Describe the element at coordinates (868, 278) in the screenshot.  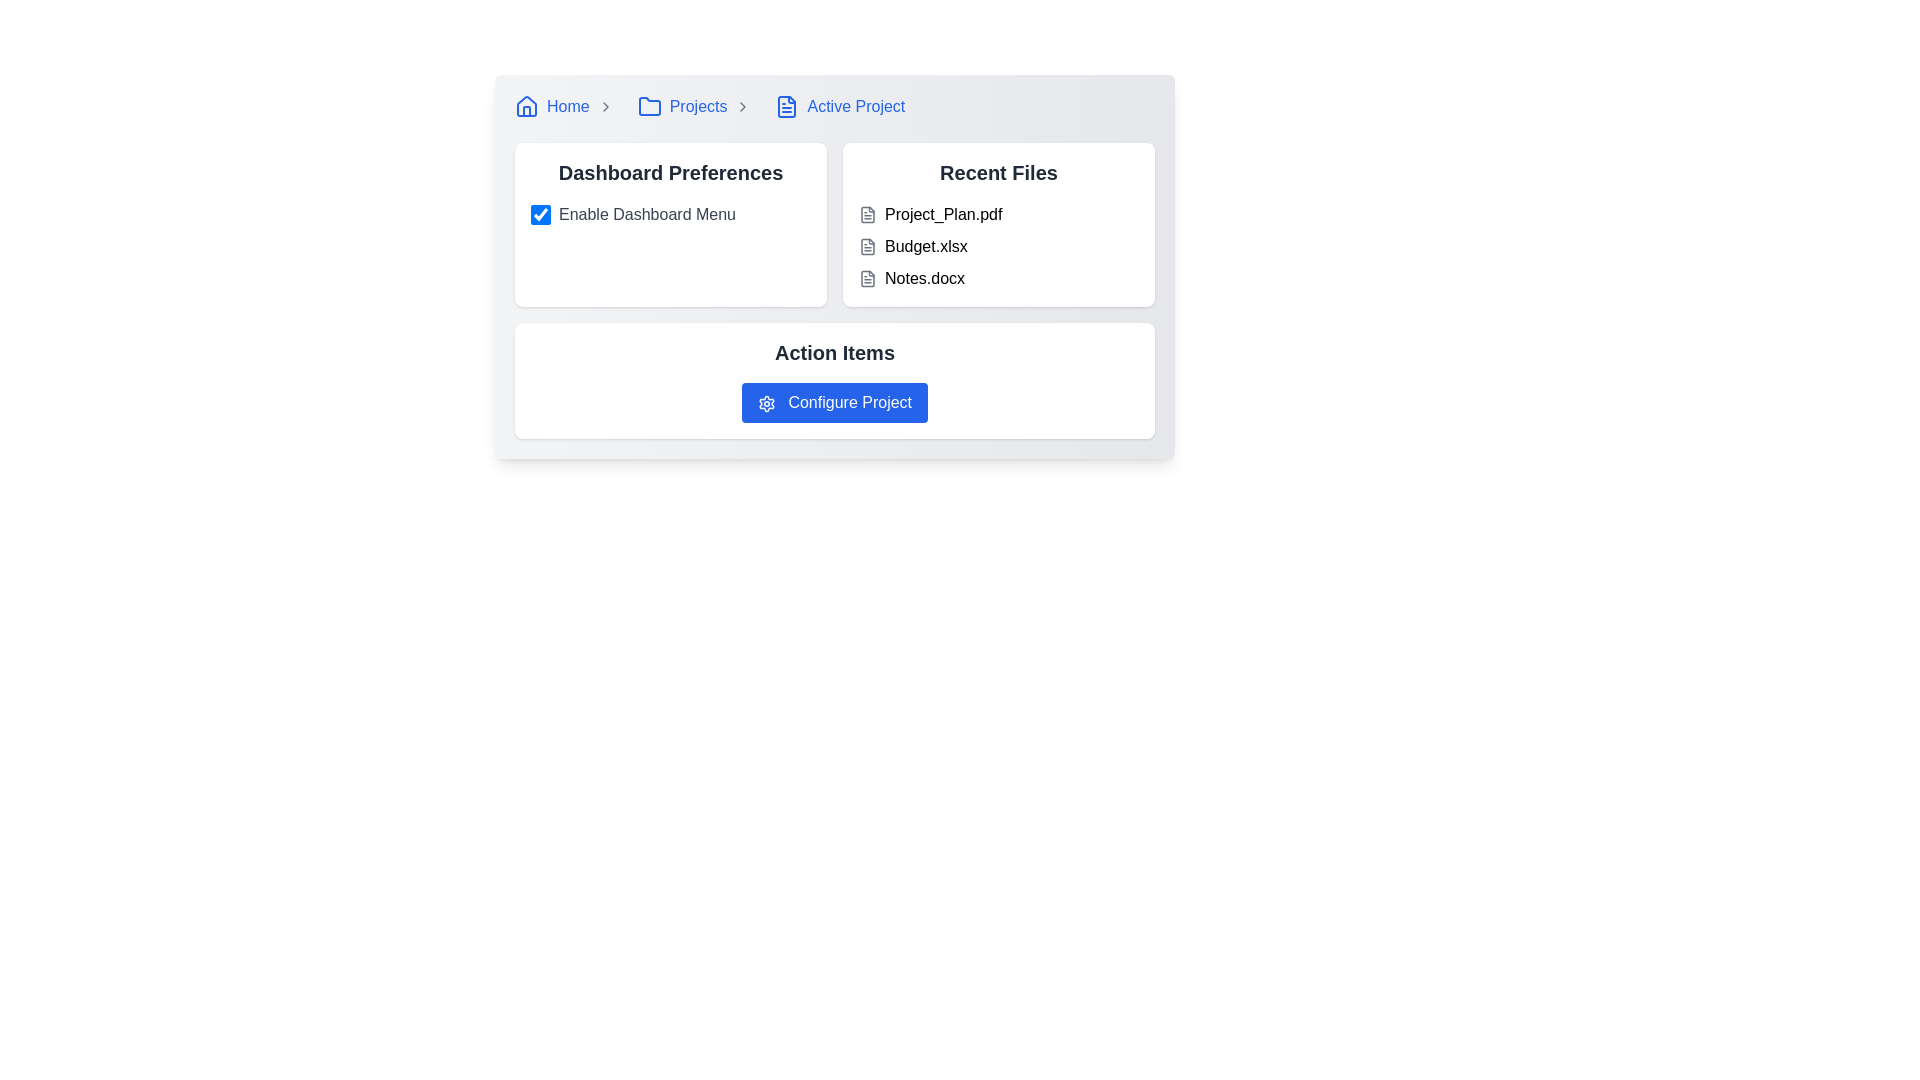
I see `the document file icon associated with 'Notes.docx' located in the 'Recent Files' section of the interface` at that location.